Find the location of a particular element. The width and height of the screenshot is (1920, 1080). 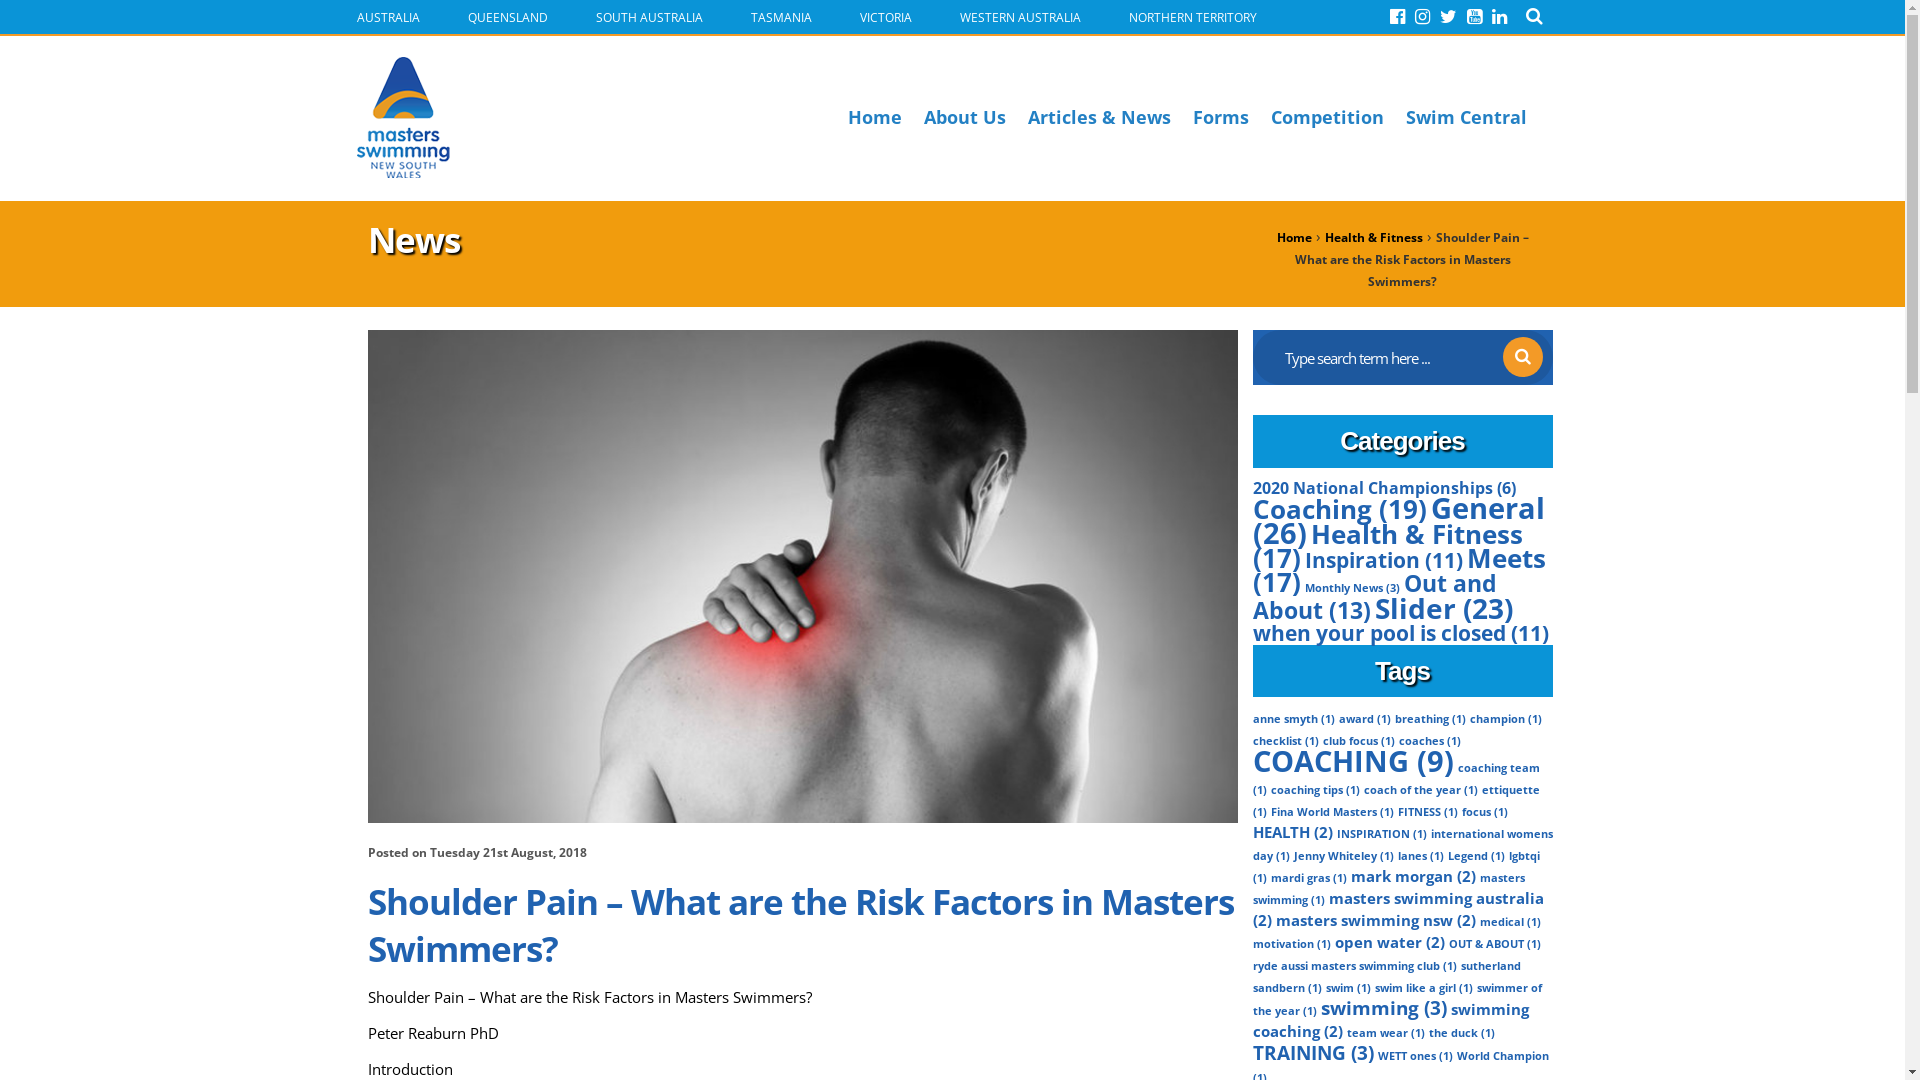

'coaches (1)' is located at coordinates (1428, 740).